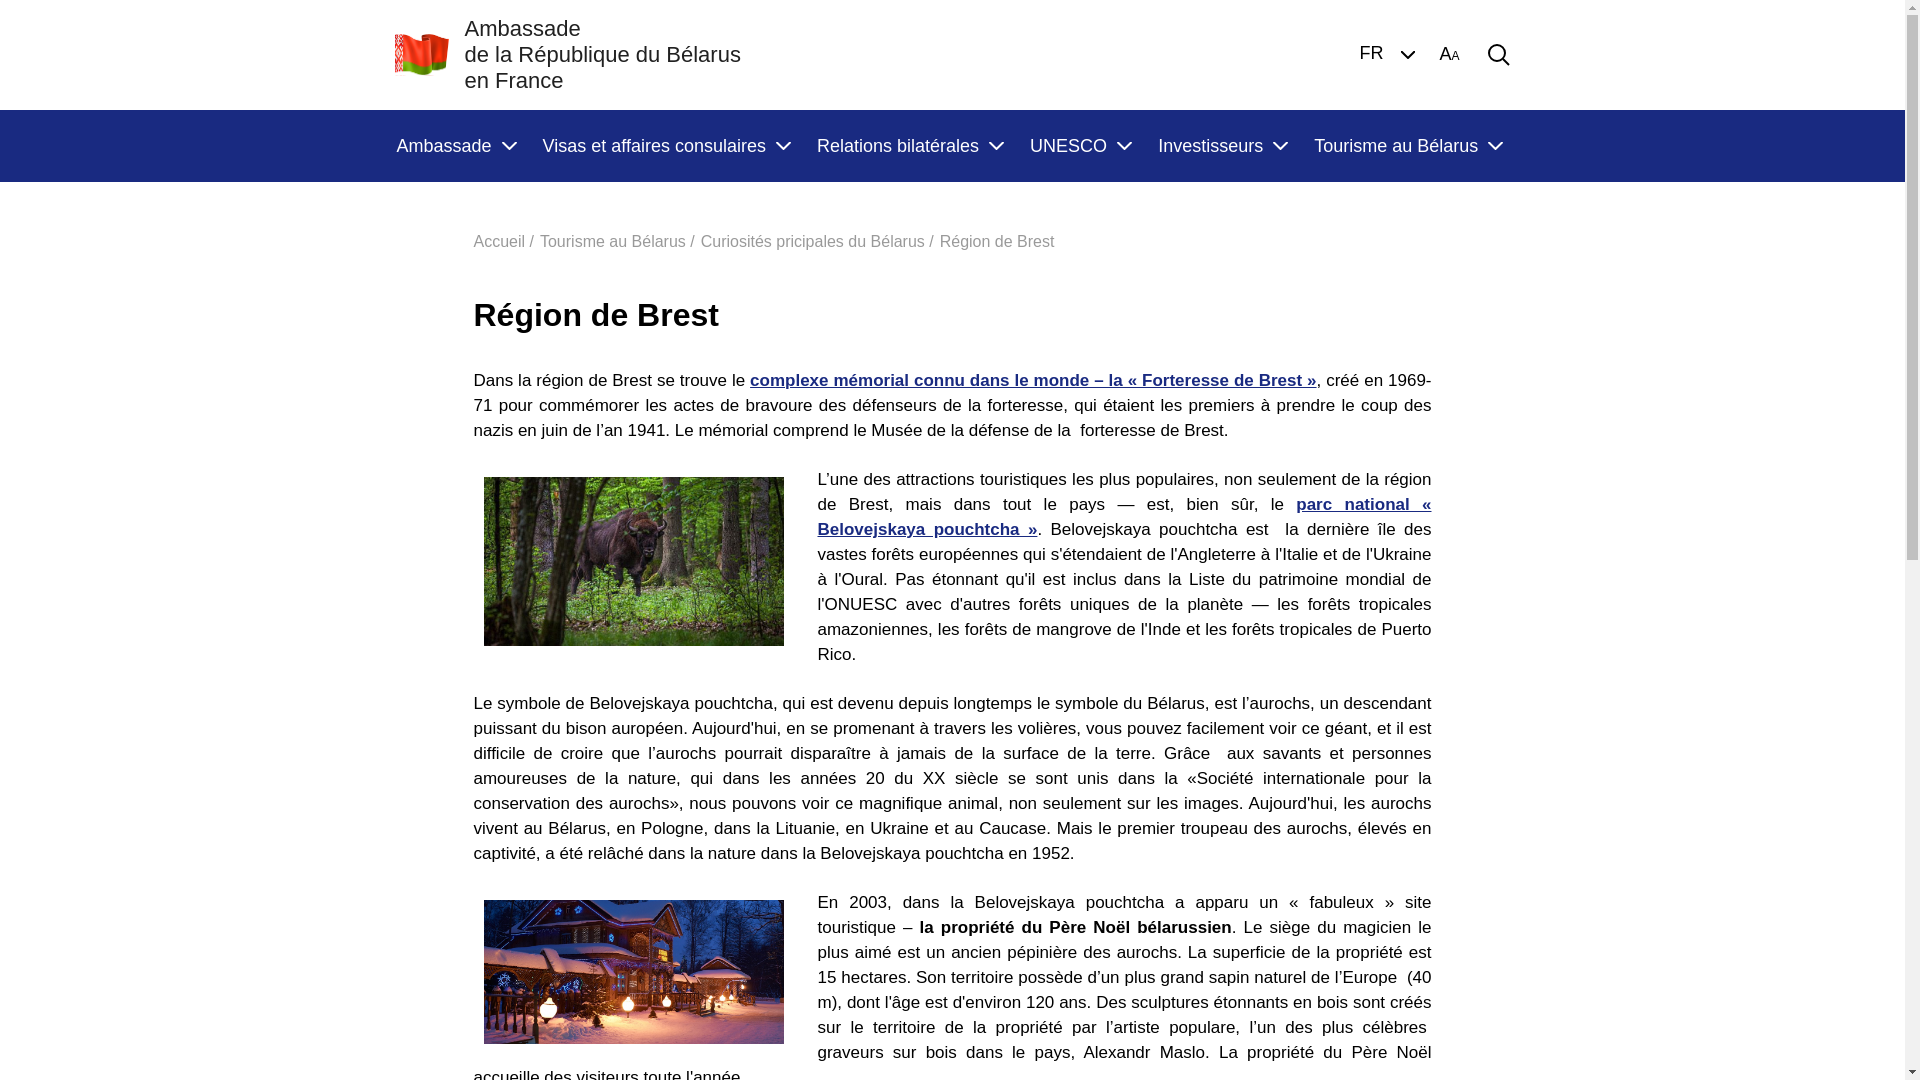 The image size is (1920, 1080). What do you see at coordinates (1079, 145) in the screenshot?
I see `'UNESCO'` at bounding box center [1079, 145].